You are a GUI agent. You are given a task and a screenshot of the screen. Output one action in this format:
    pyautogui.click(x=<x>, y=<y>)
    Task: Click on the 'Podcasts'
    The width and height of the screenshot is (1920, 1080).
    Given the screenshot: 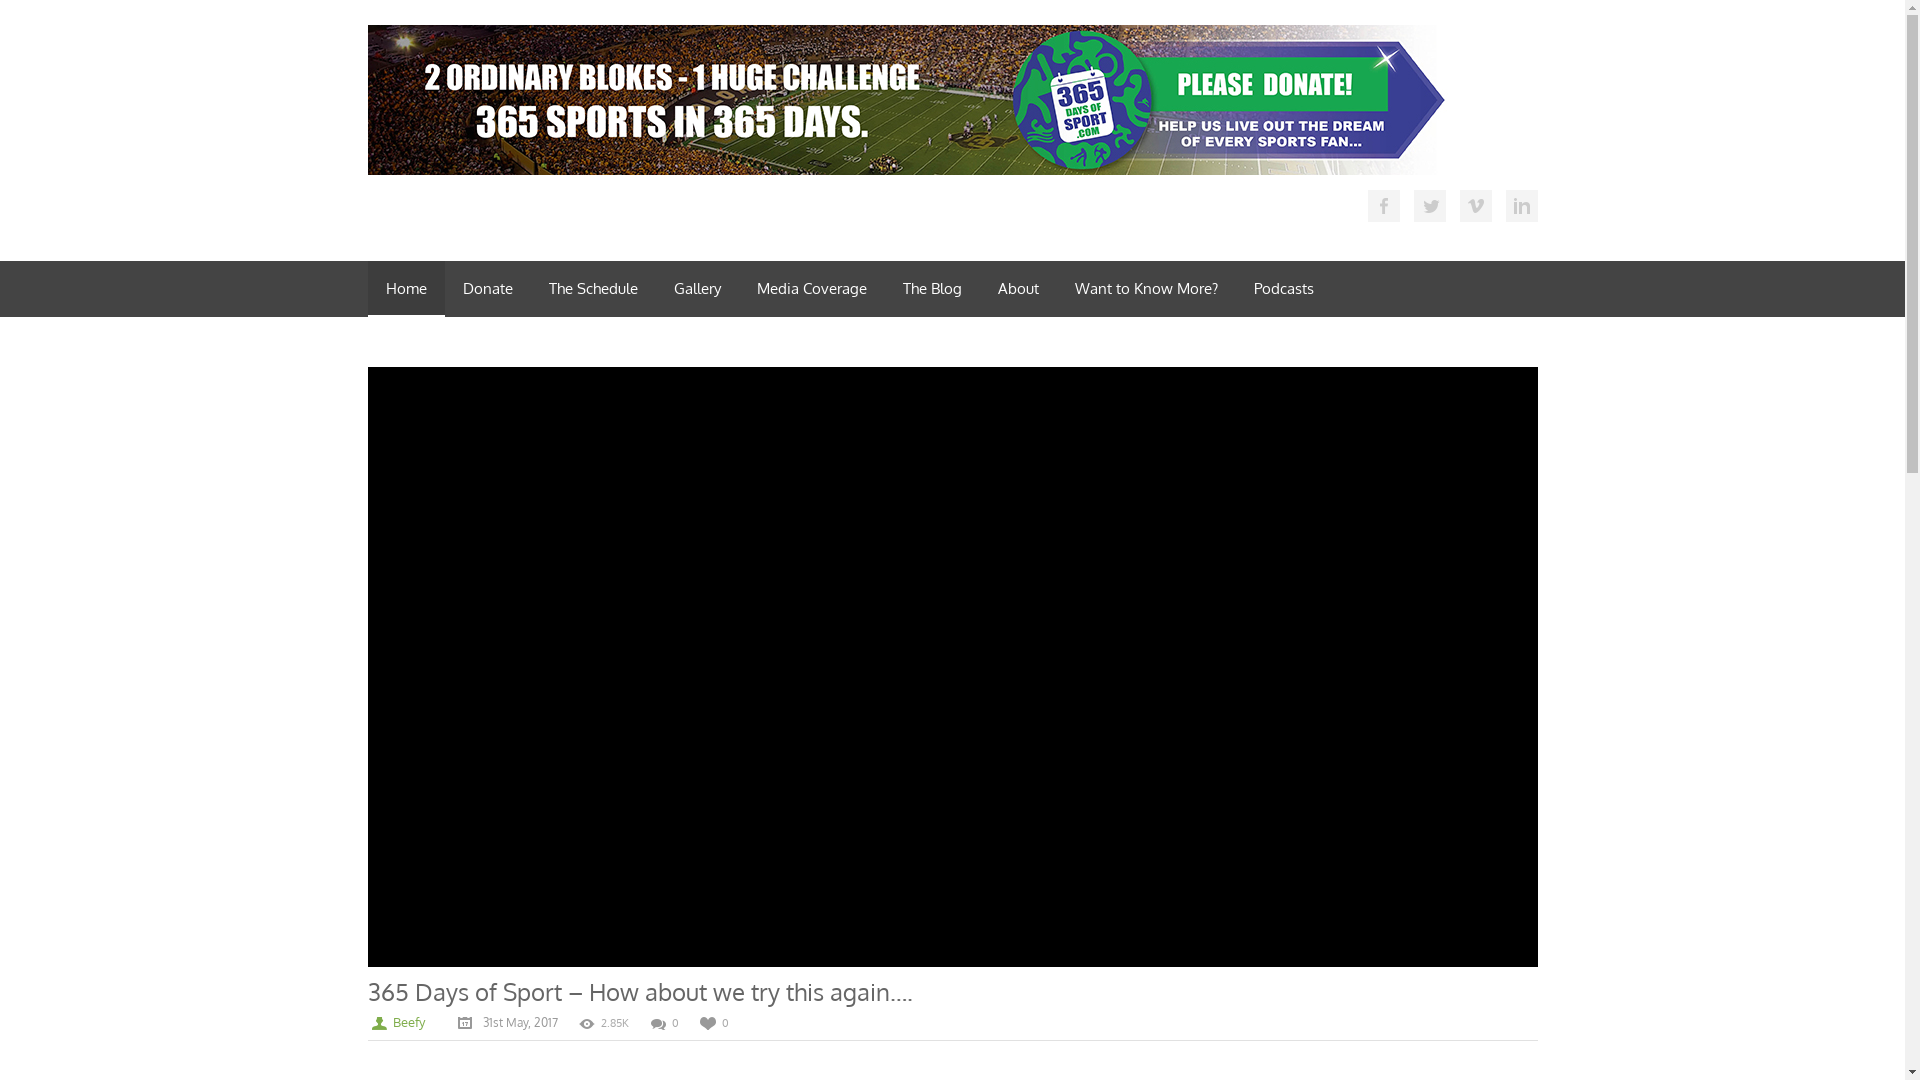 What is the action you would take?
    pyautogui.click(x=1283, y=289)
    